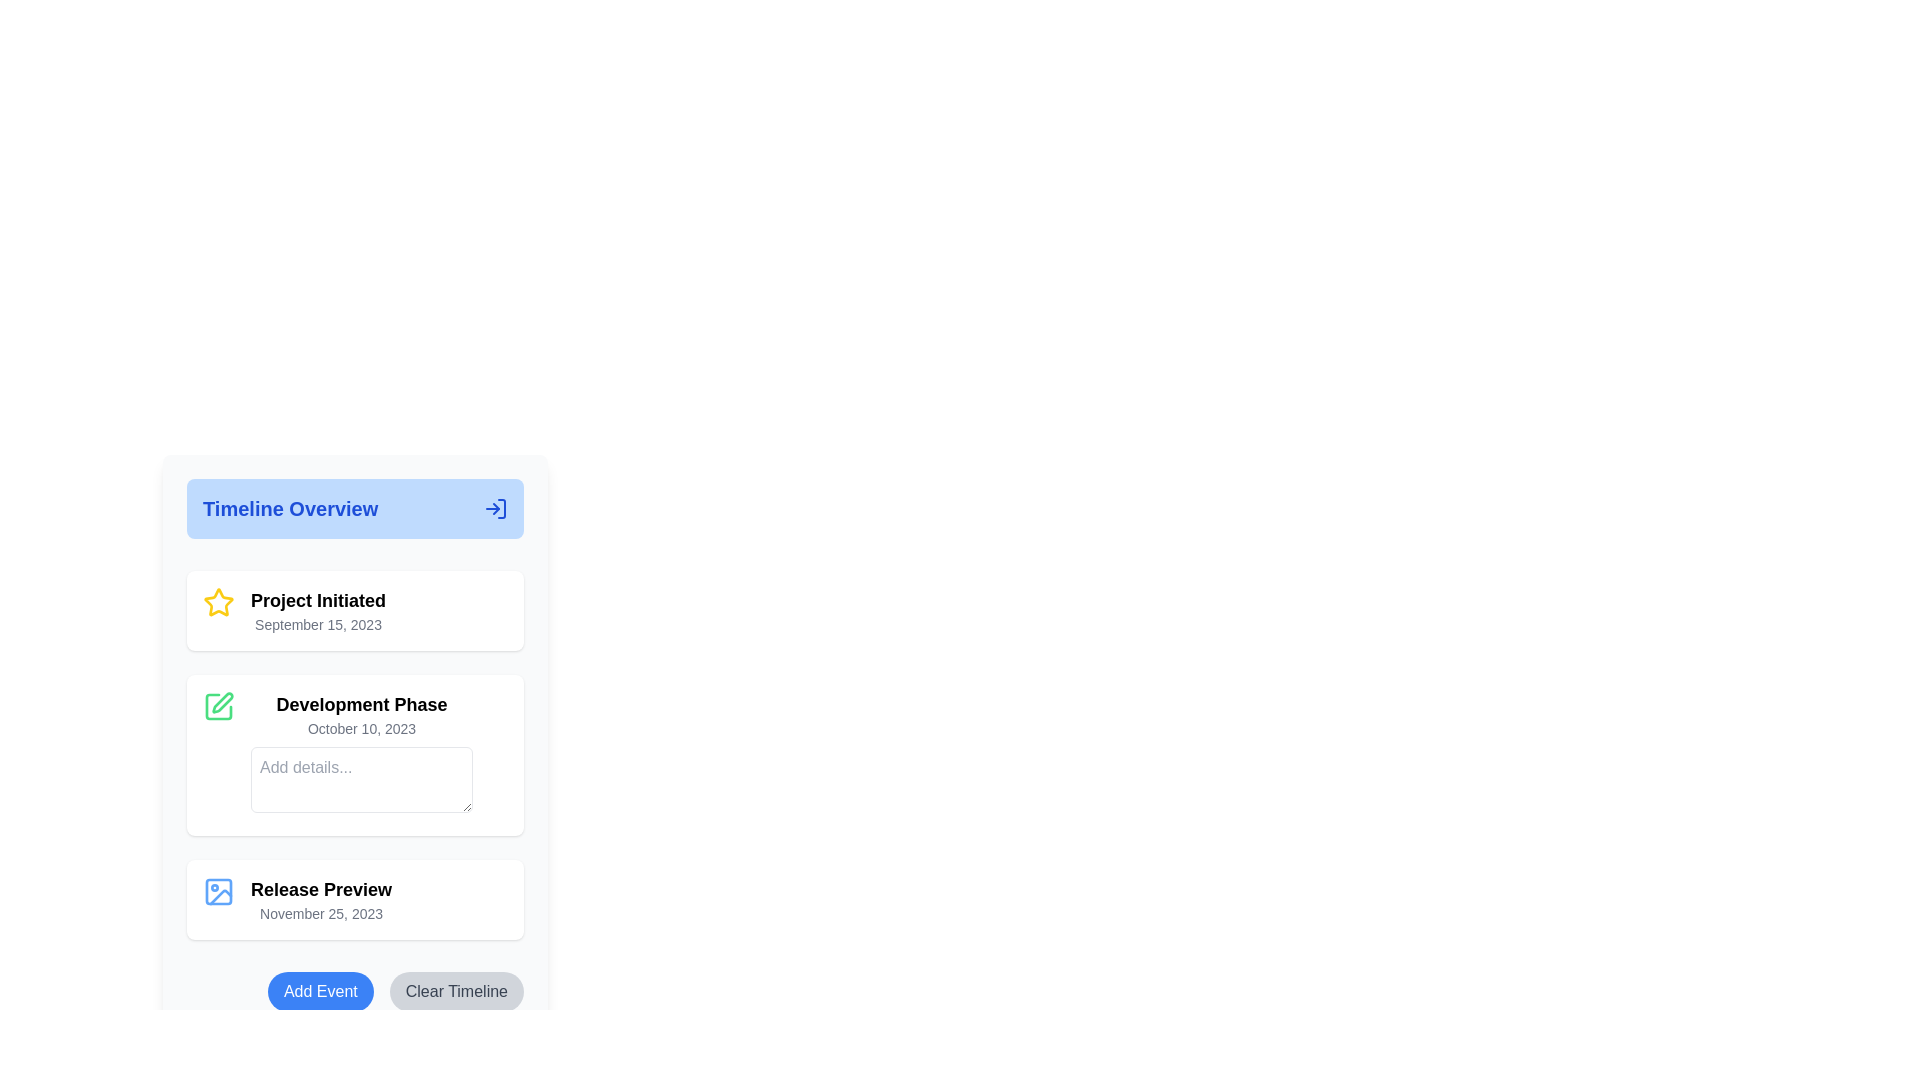  Describe the element at coordinates (495, 508) in the screenshot. I see `the blue 'log in' icon located at the top-right corner of the 'Timeline Overview' header to initiate the navigation or log in action` at that location.